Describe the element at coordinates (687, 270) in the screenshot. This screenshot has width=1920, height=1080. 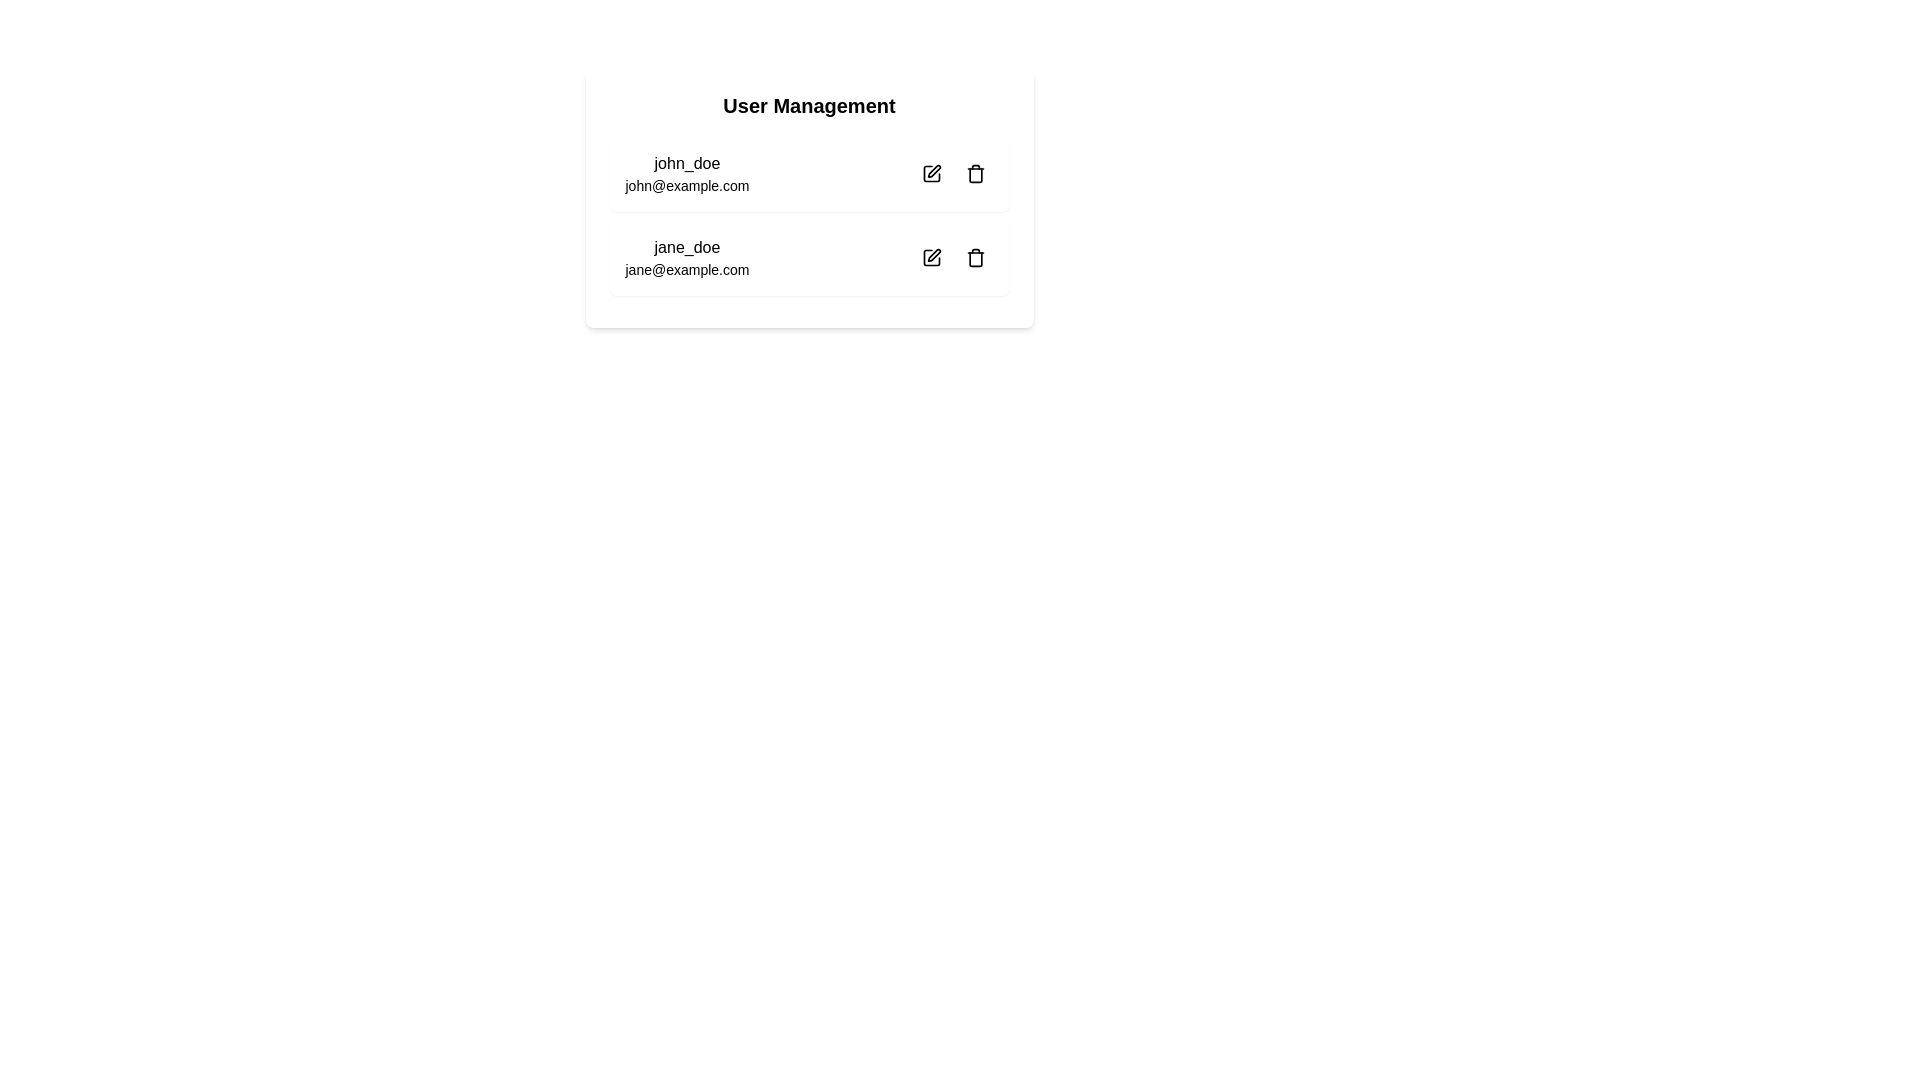
I see `the text label displaying 'jane@example.com', which is located under 'jane_doe' in the user management list` at that location.